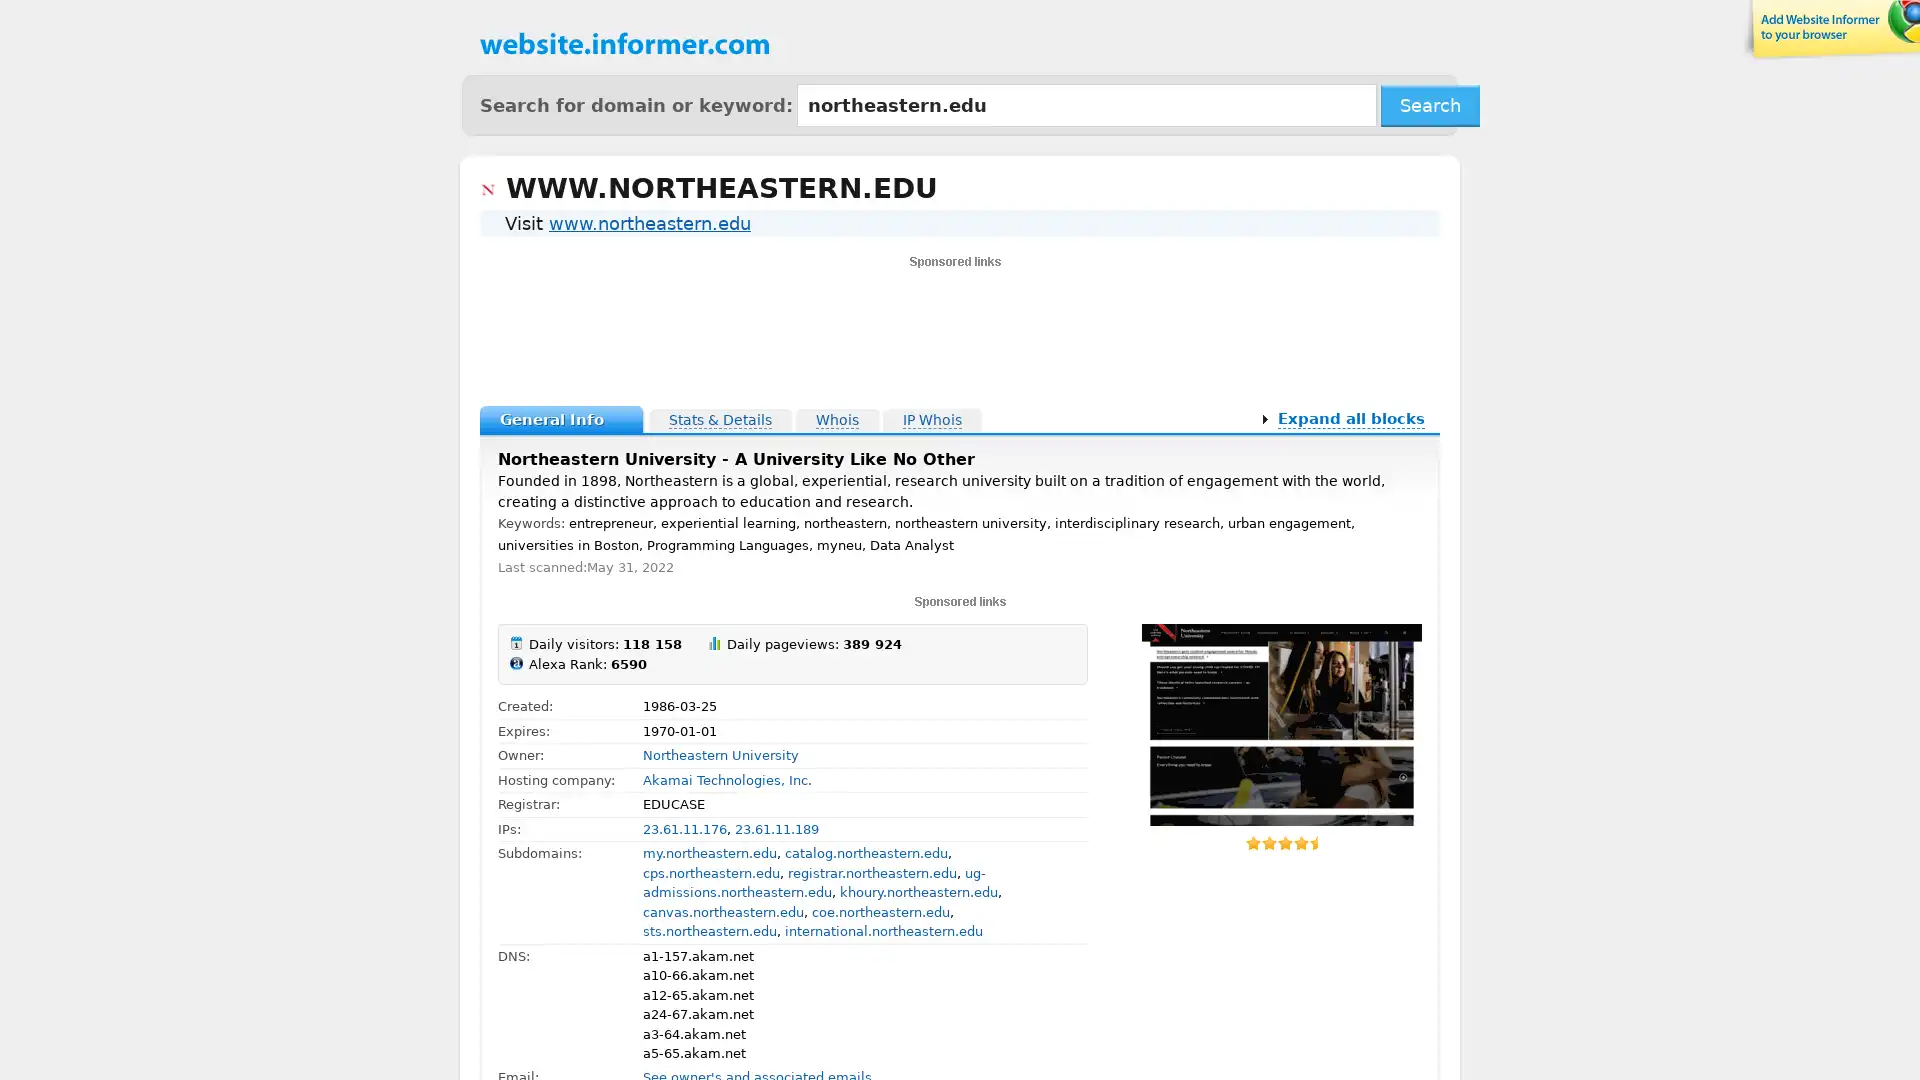 Image resolution: width=1920 pixels, height=1080 pixels. I want to click on Search, so click(1429, 104).